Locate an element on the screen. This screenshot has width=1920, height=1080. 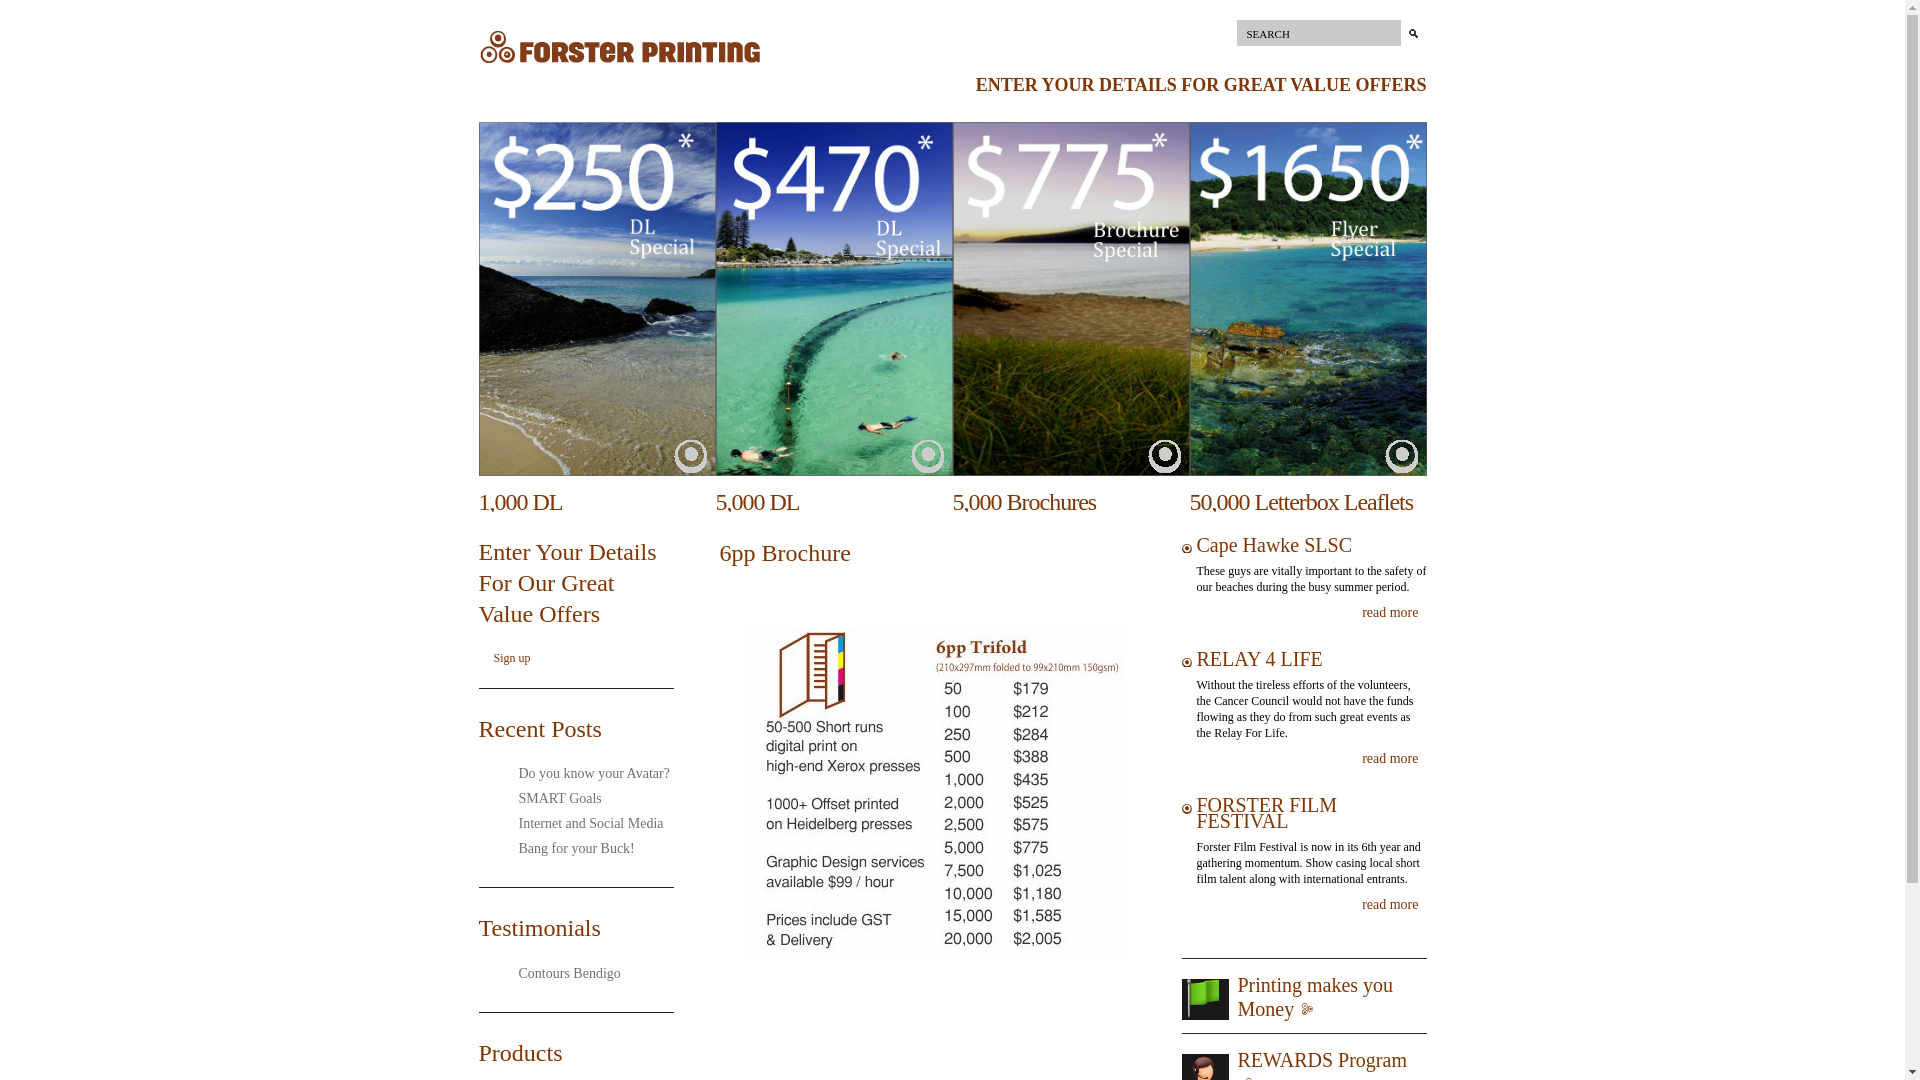
'read more' is located at coordinates (1361, 905).